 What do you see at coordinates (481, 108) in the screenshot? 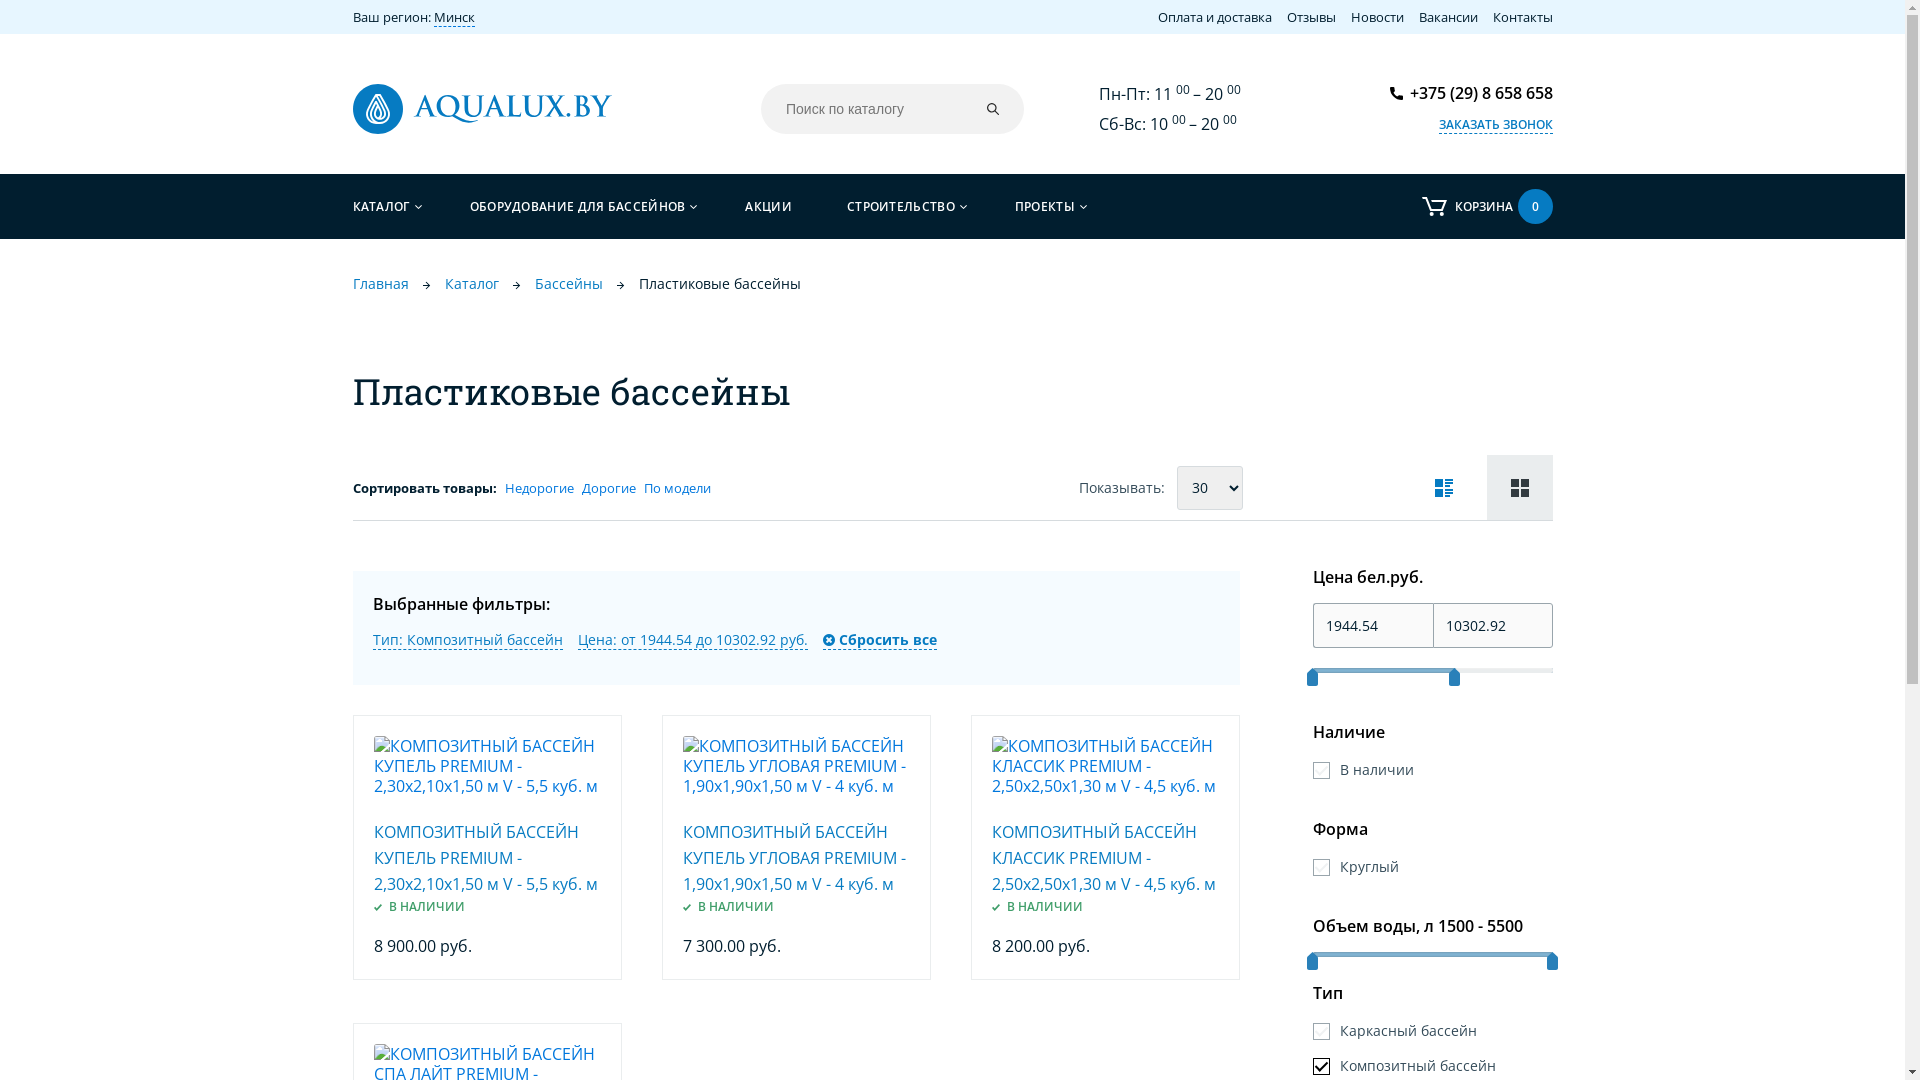
I see `'aqualux.by'` at bounding box center [481, 108].